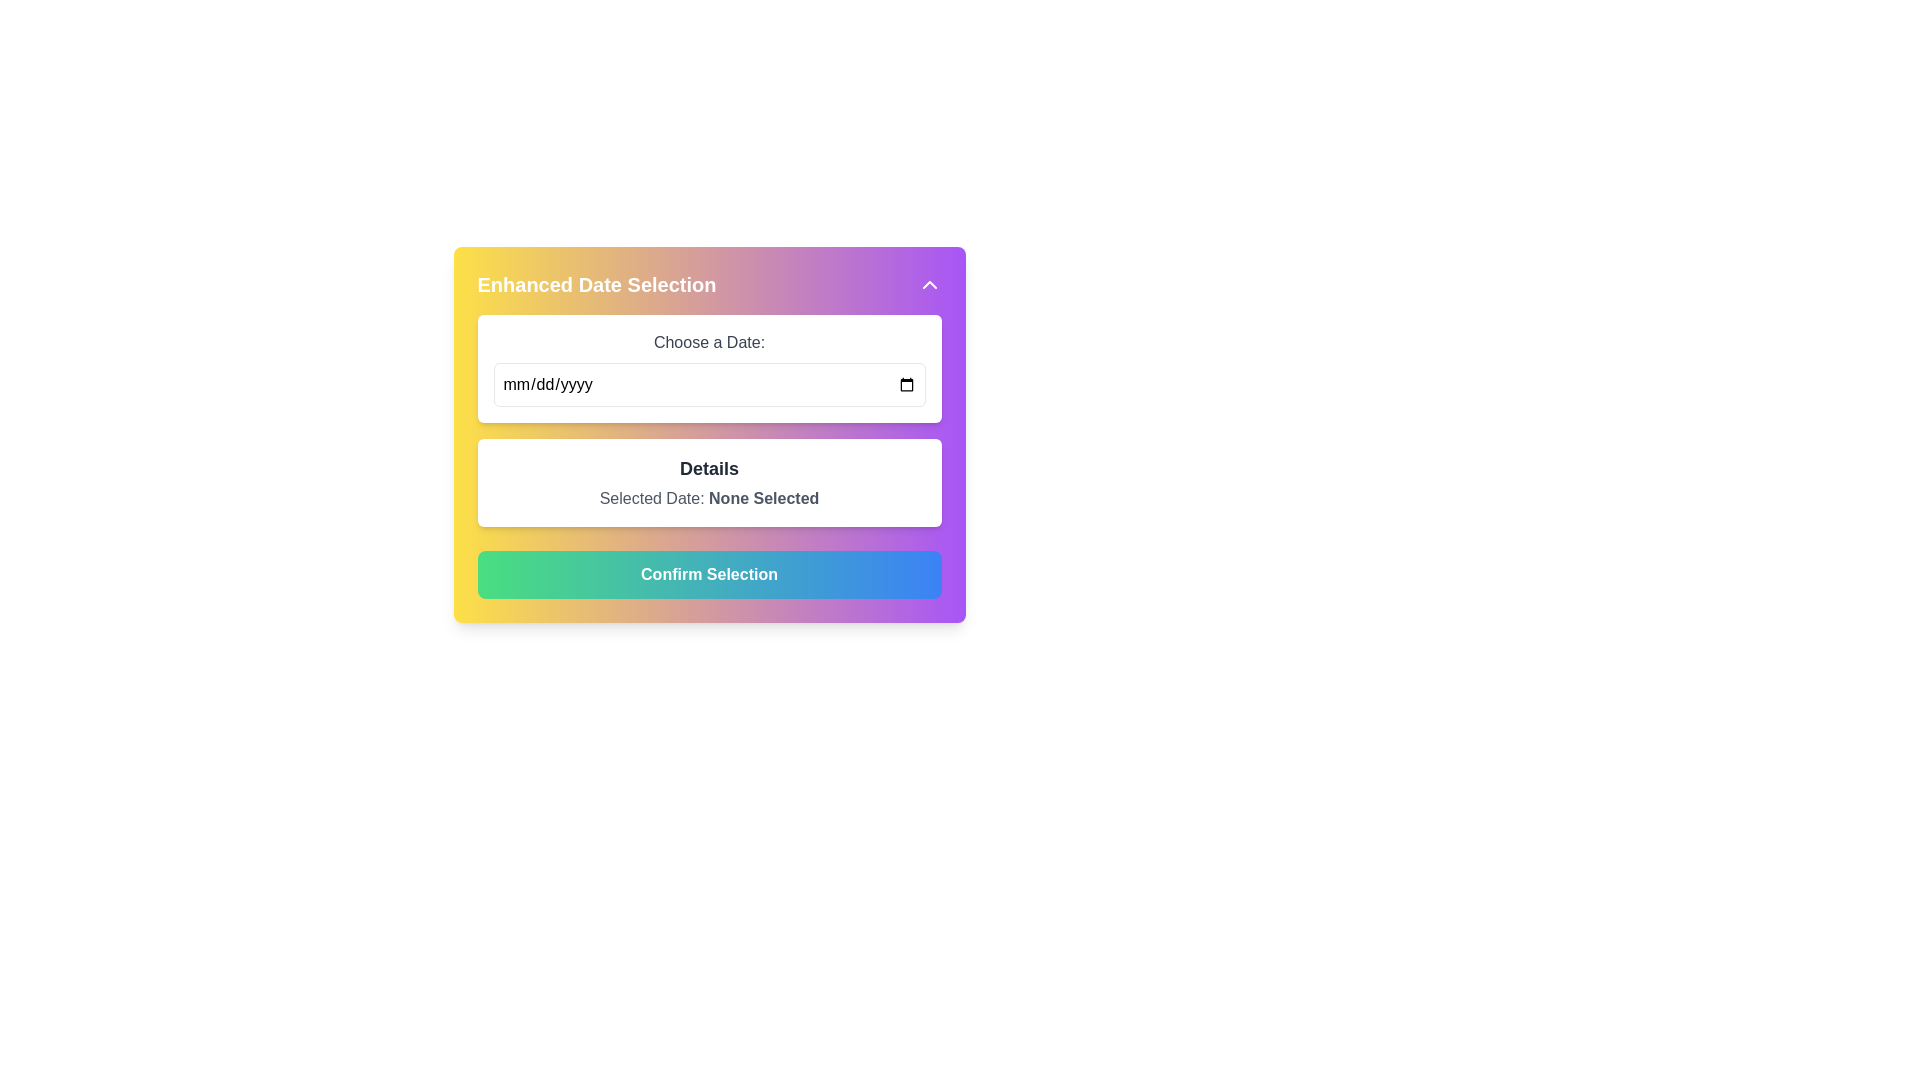  I want to click on the Information box which displays details about a selected date, currently showing 'None Selected', so click(709, 482).